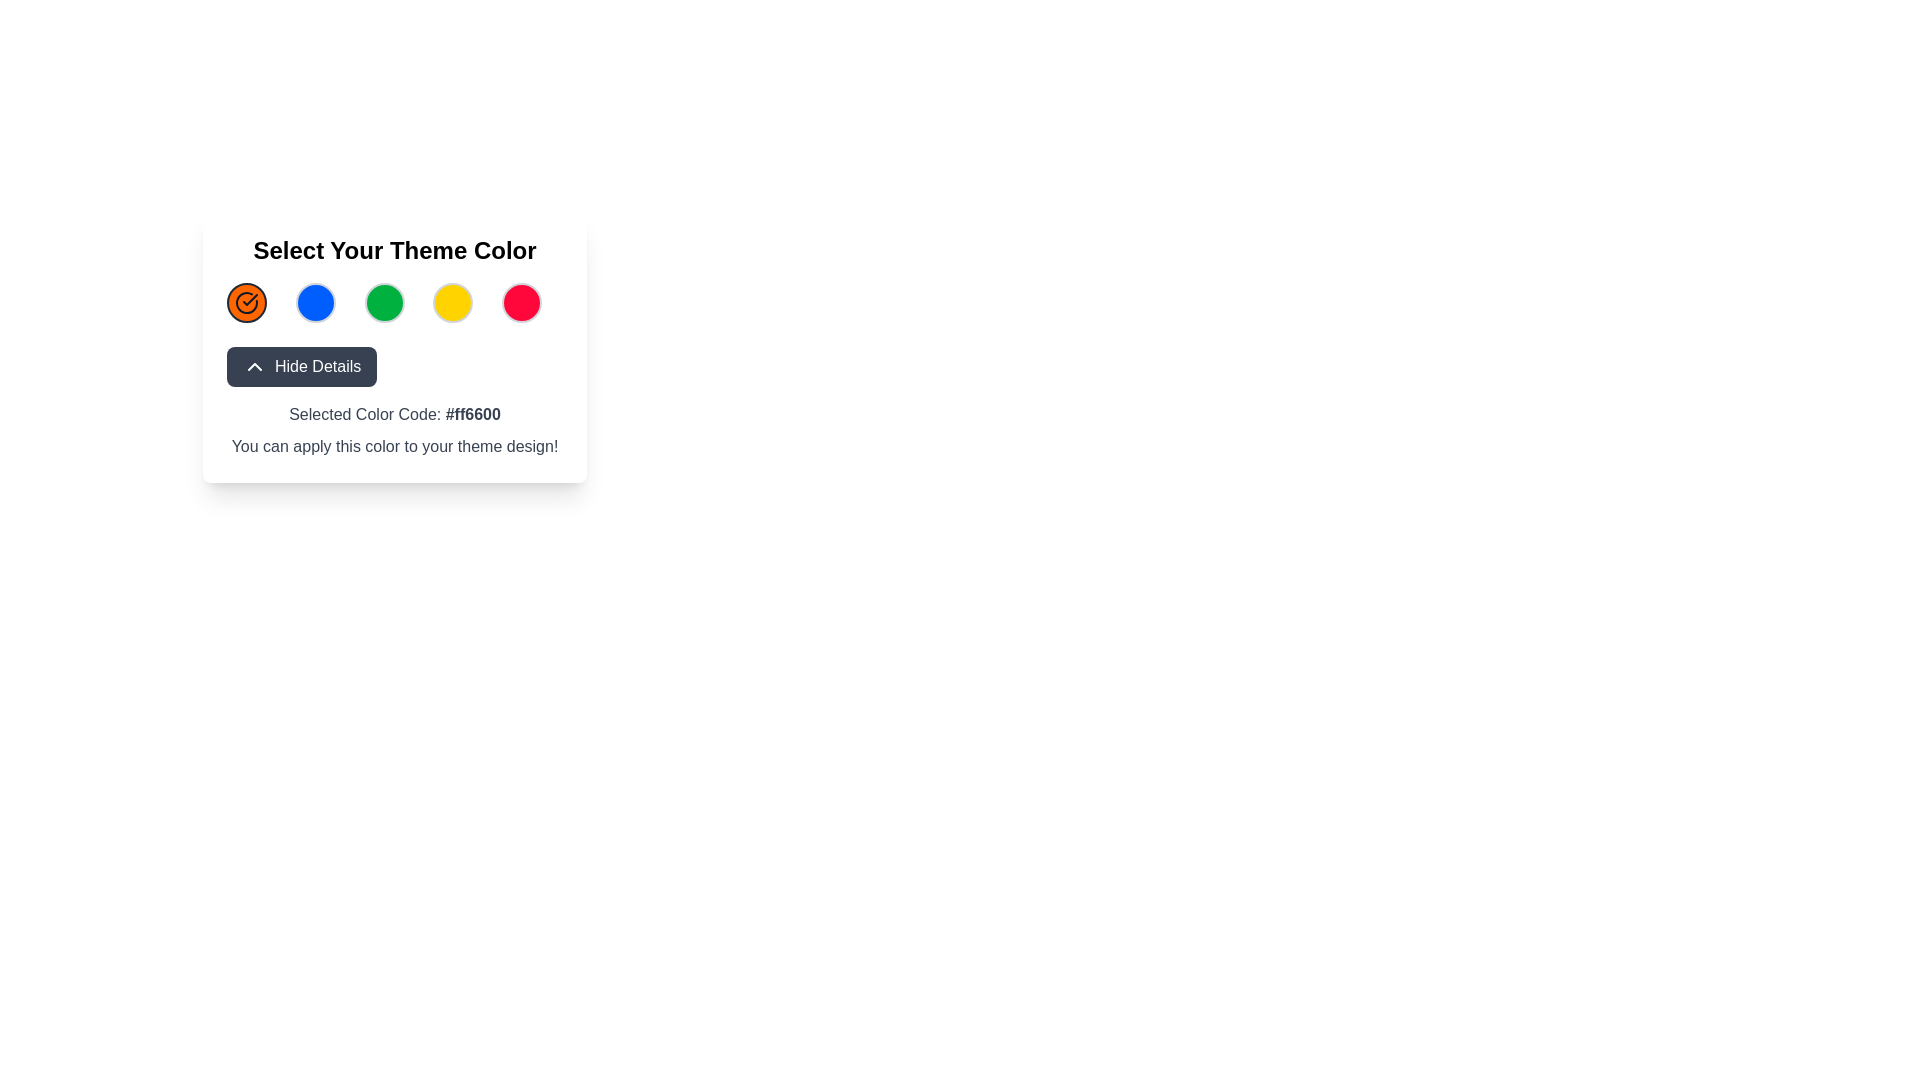  What do you see at coordinates (245, 303) in the screenshot?
I see `the circular button icon with a checkmark inside it, located at the top-left of the color options under 'Select Your Theme Color.'` at bounding box center [245, 303].